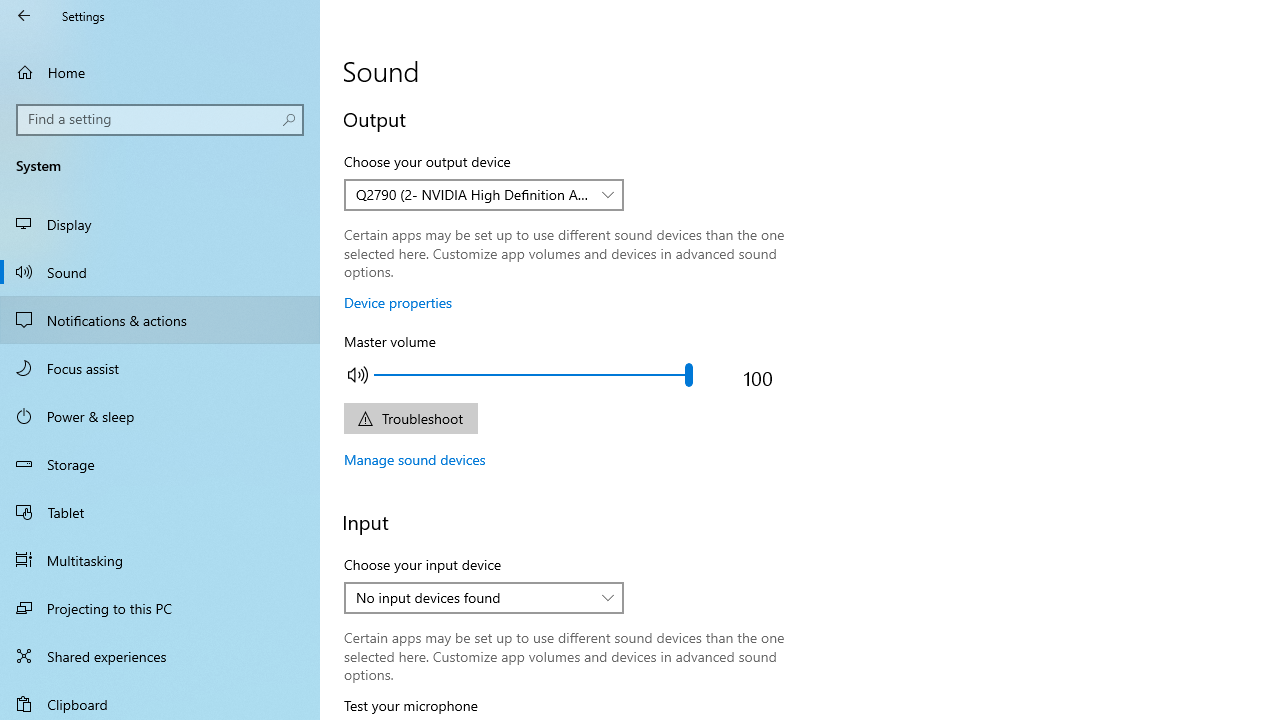 This screenshot has width=1280, height=720. What do you see at coordinates (484, 195) in the screenshot?
I see `'Choose your output device'` at bounding box center [484, 195].